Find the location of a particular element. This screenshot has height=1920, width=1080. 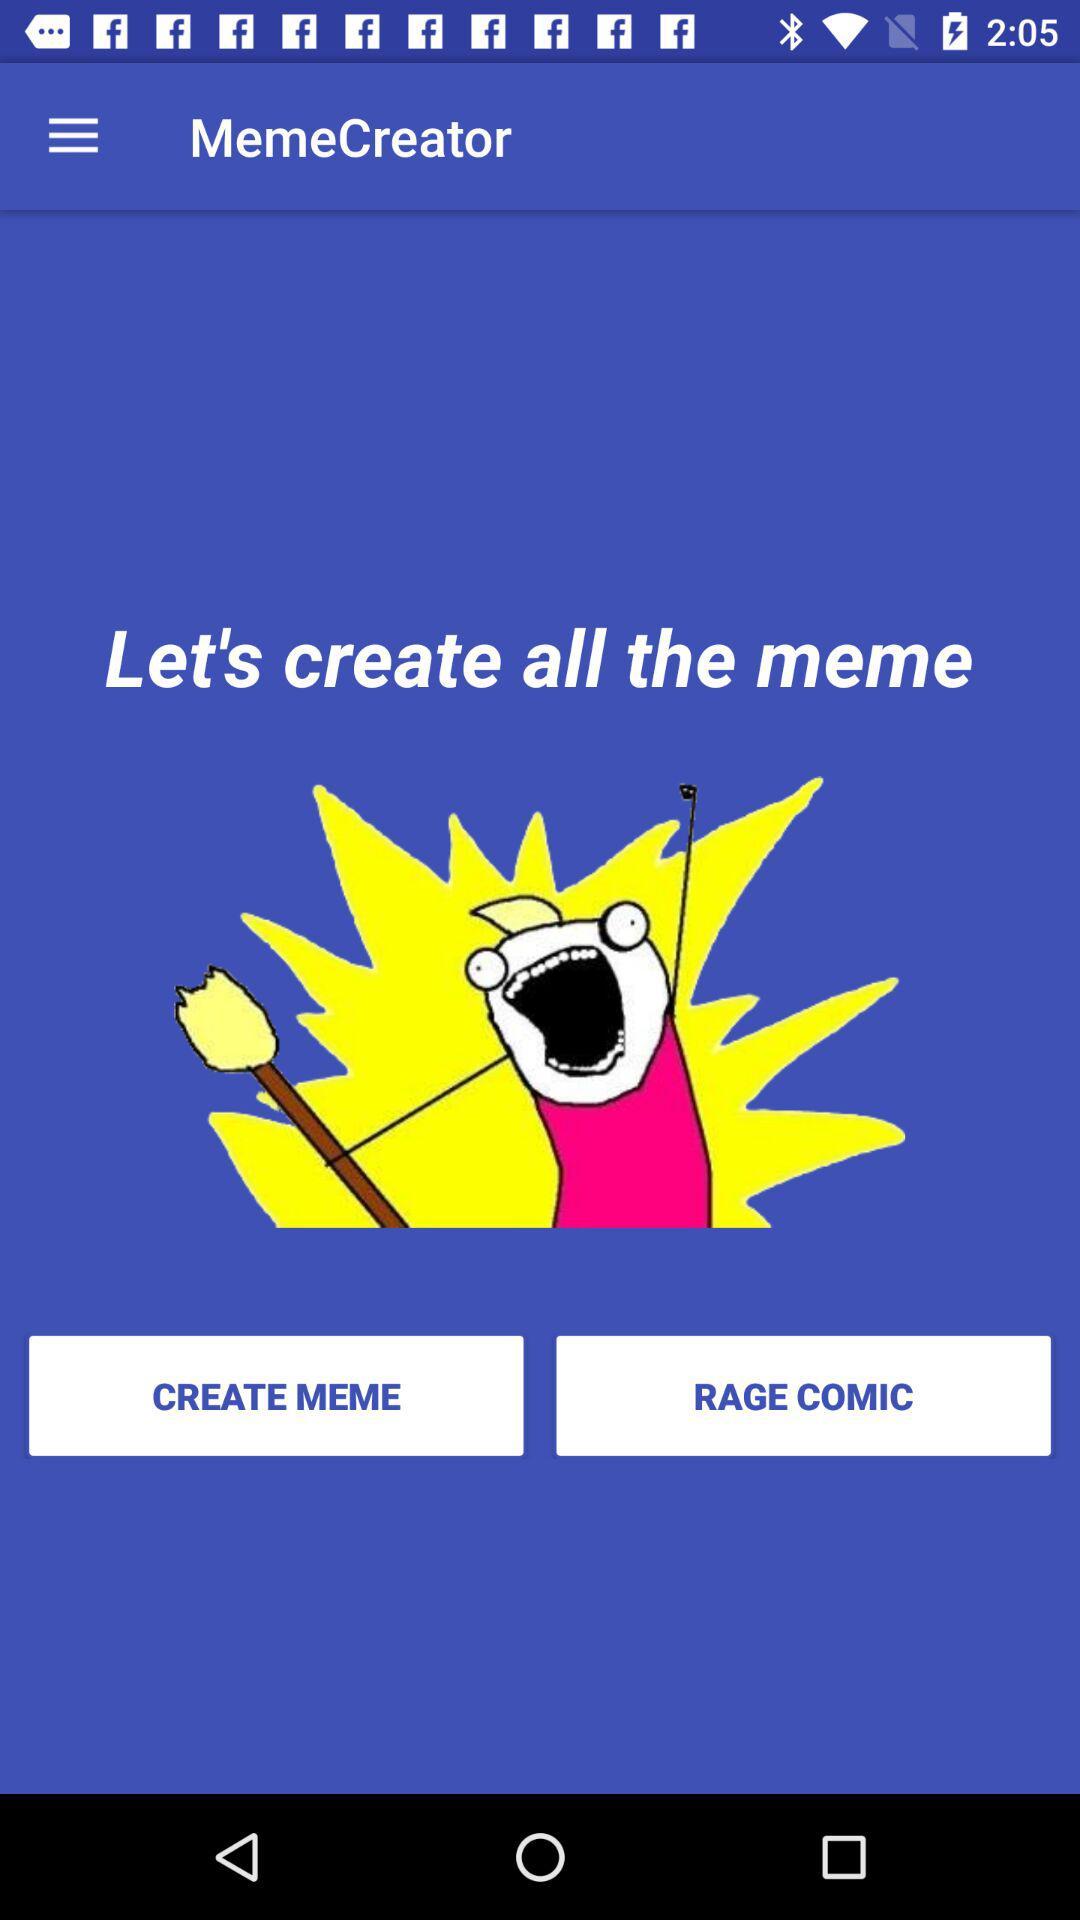

the icon next to memecreator icon is located at coordinates (72, 135).